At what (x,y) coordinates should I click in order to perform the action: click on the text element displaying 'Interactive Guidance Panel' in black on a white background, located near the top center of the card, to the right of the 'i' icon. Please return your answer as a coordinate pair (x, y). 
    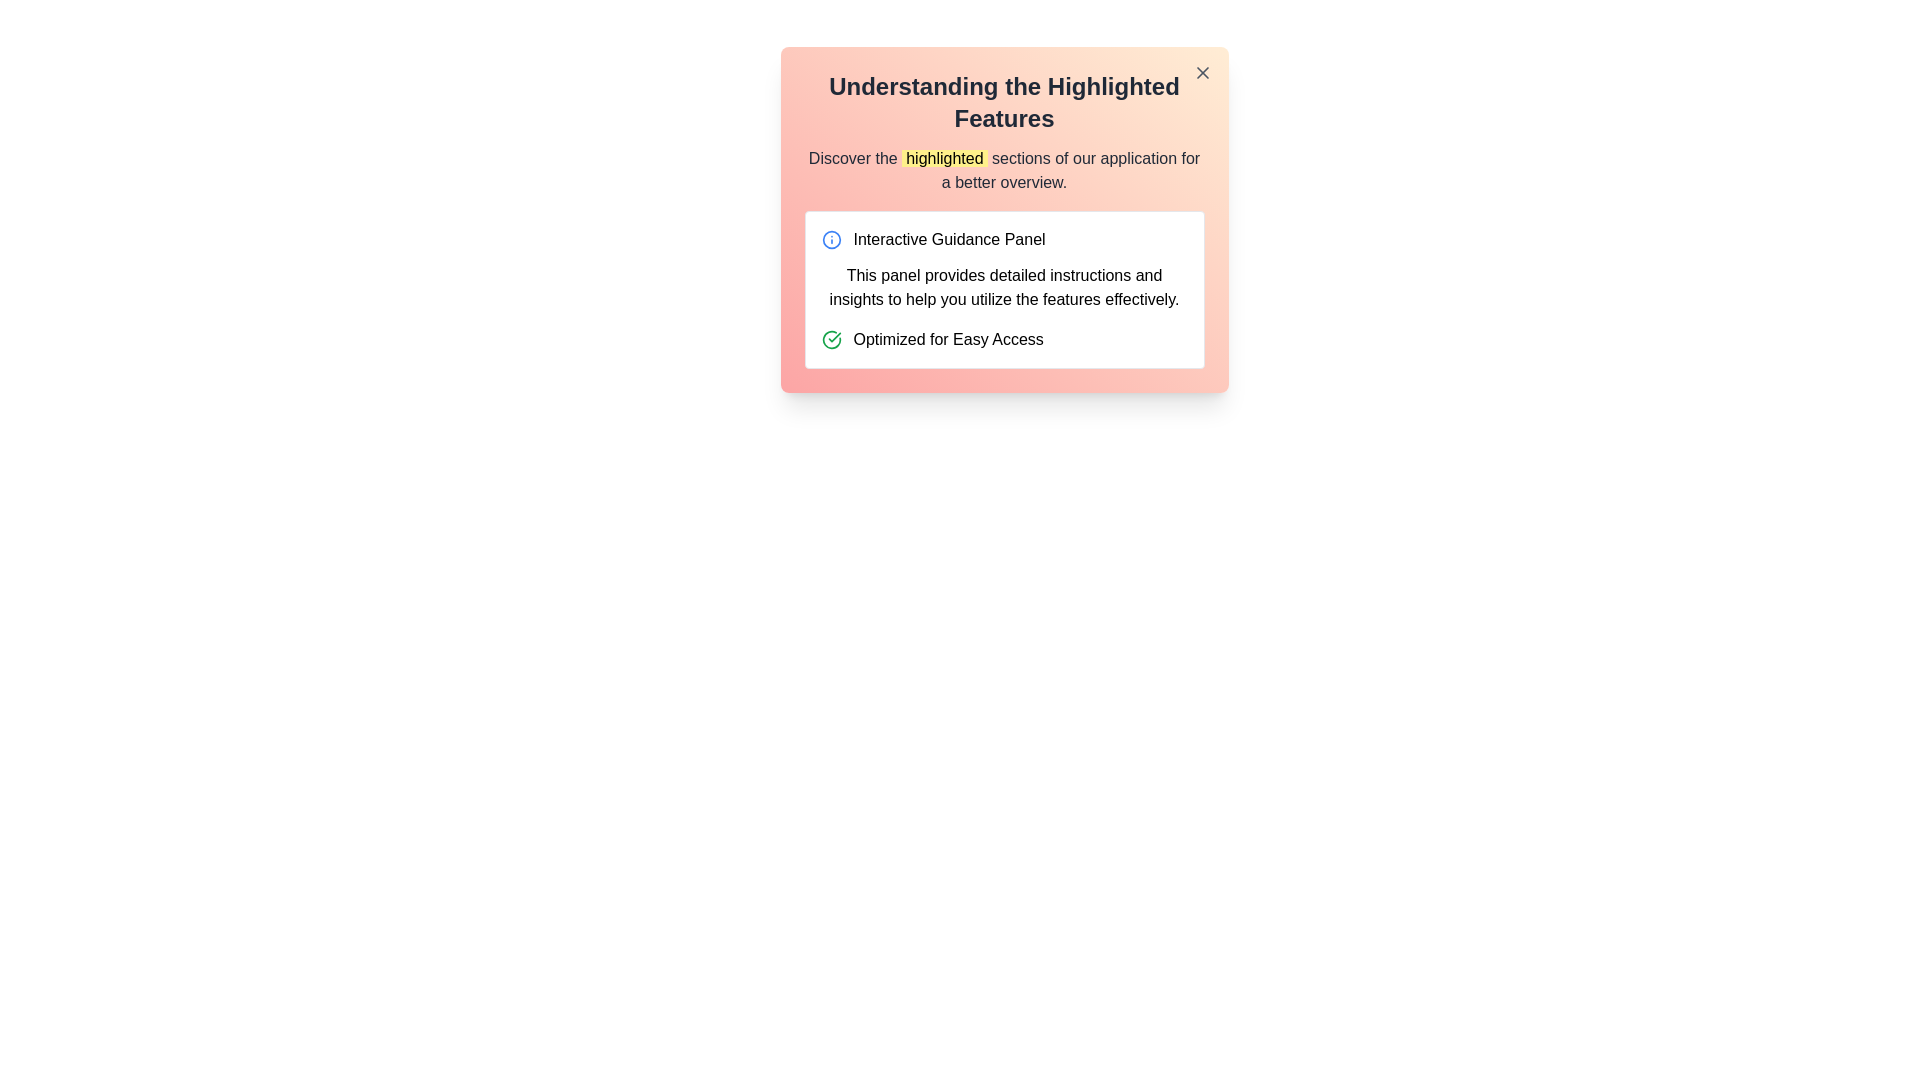
    Looking at the image, I should click on (948, 238).